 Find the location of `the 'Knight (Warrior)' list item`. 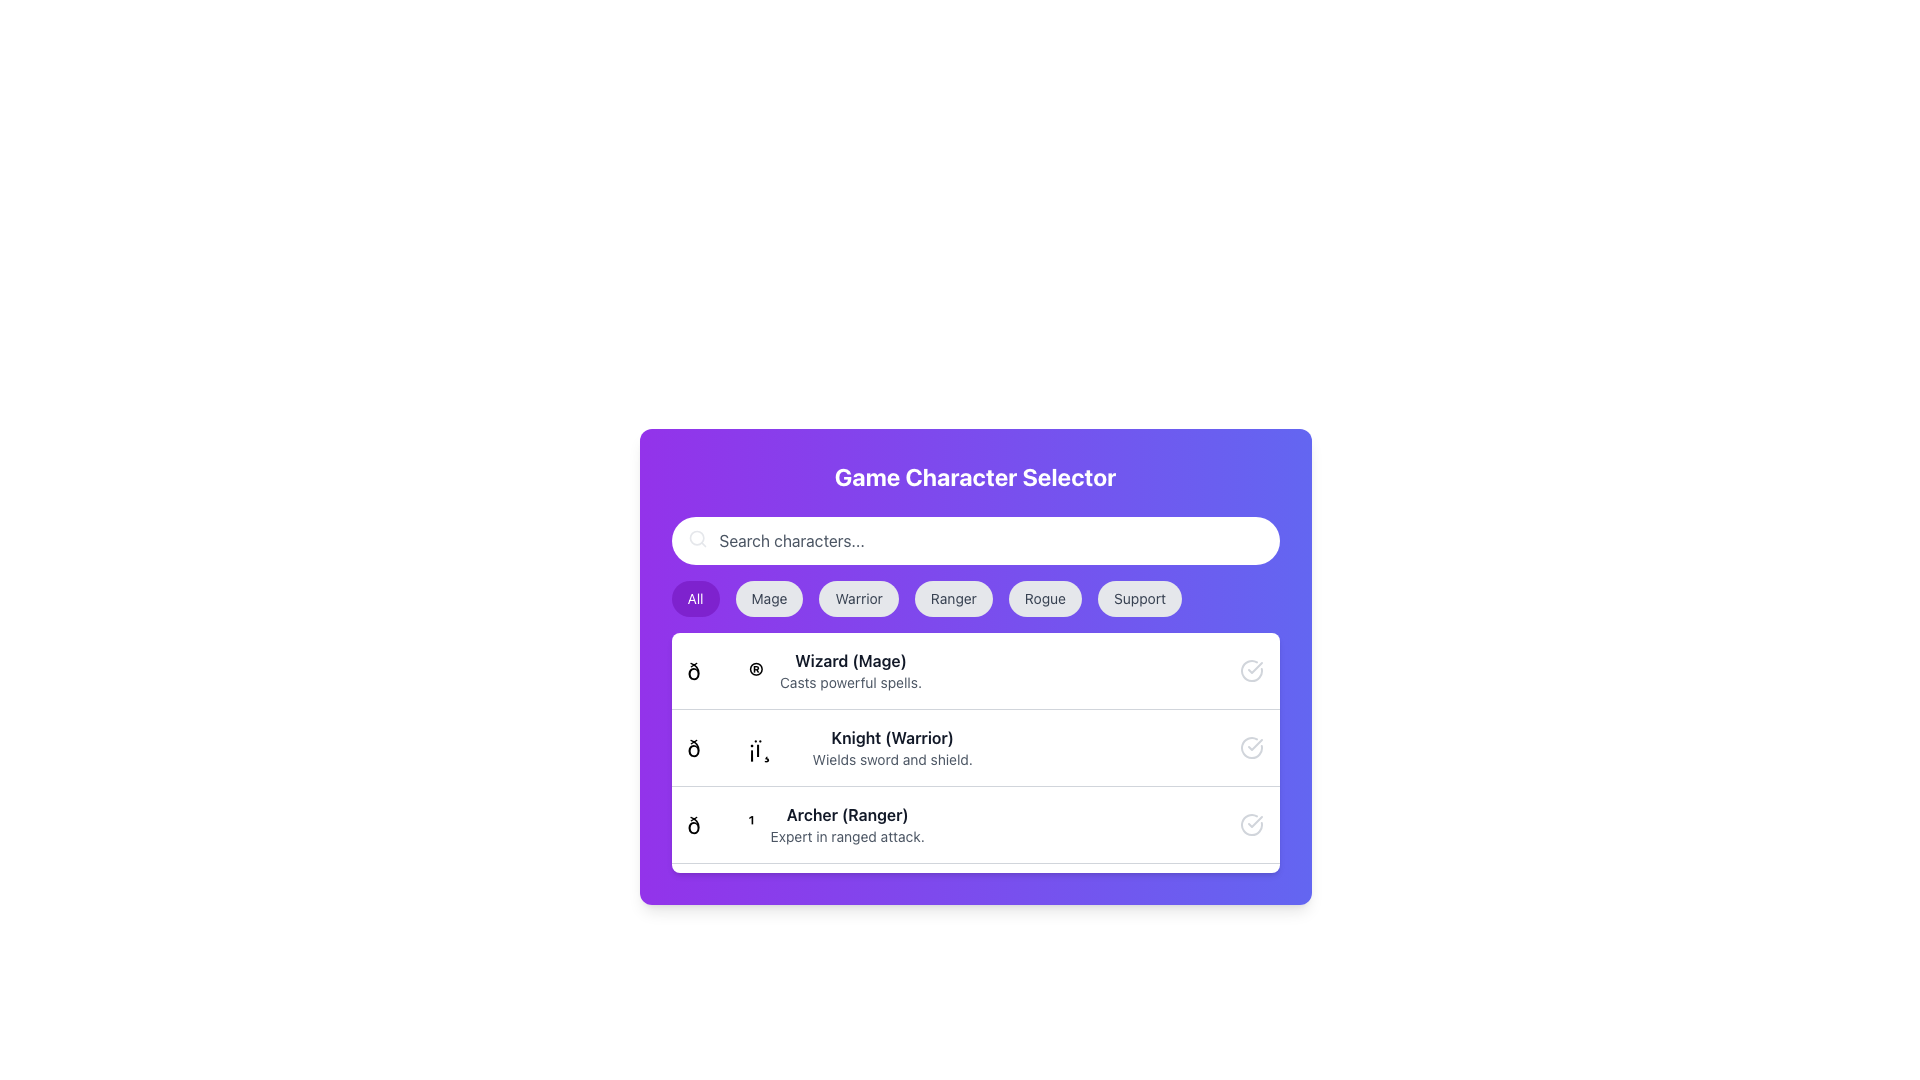

the 'Knight (Warrior)' list item is located at coordinates (975, 747).